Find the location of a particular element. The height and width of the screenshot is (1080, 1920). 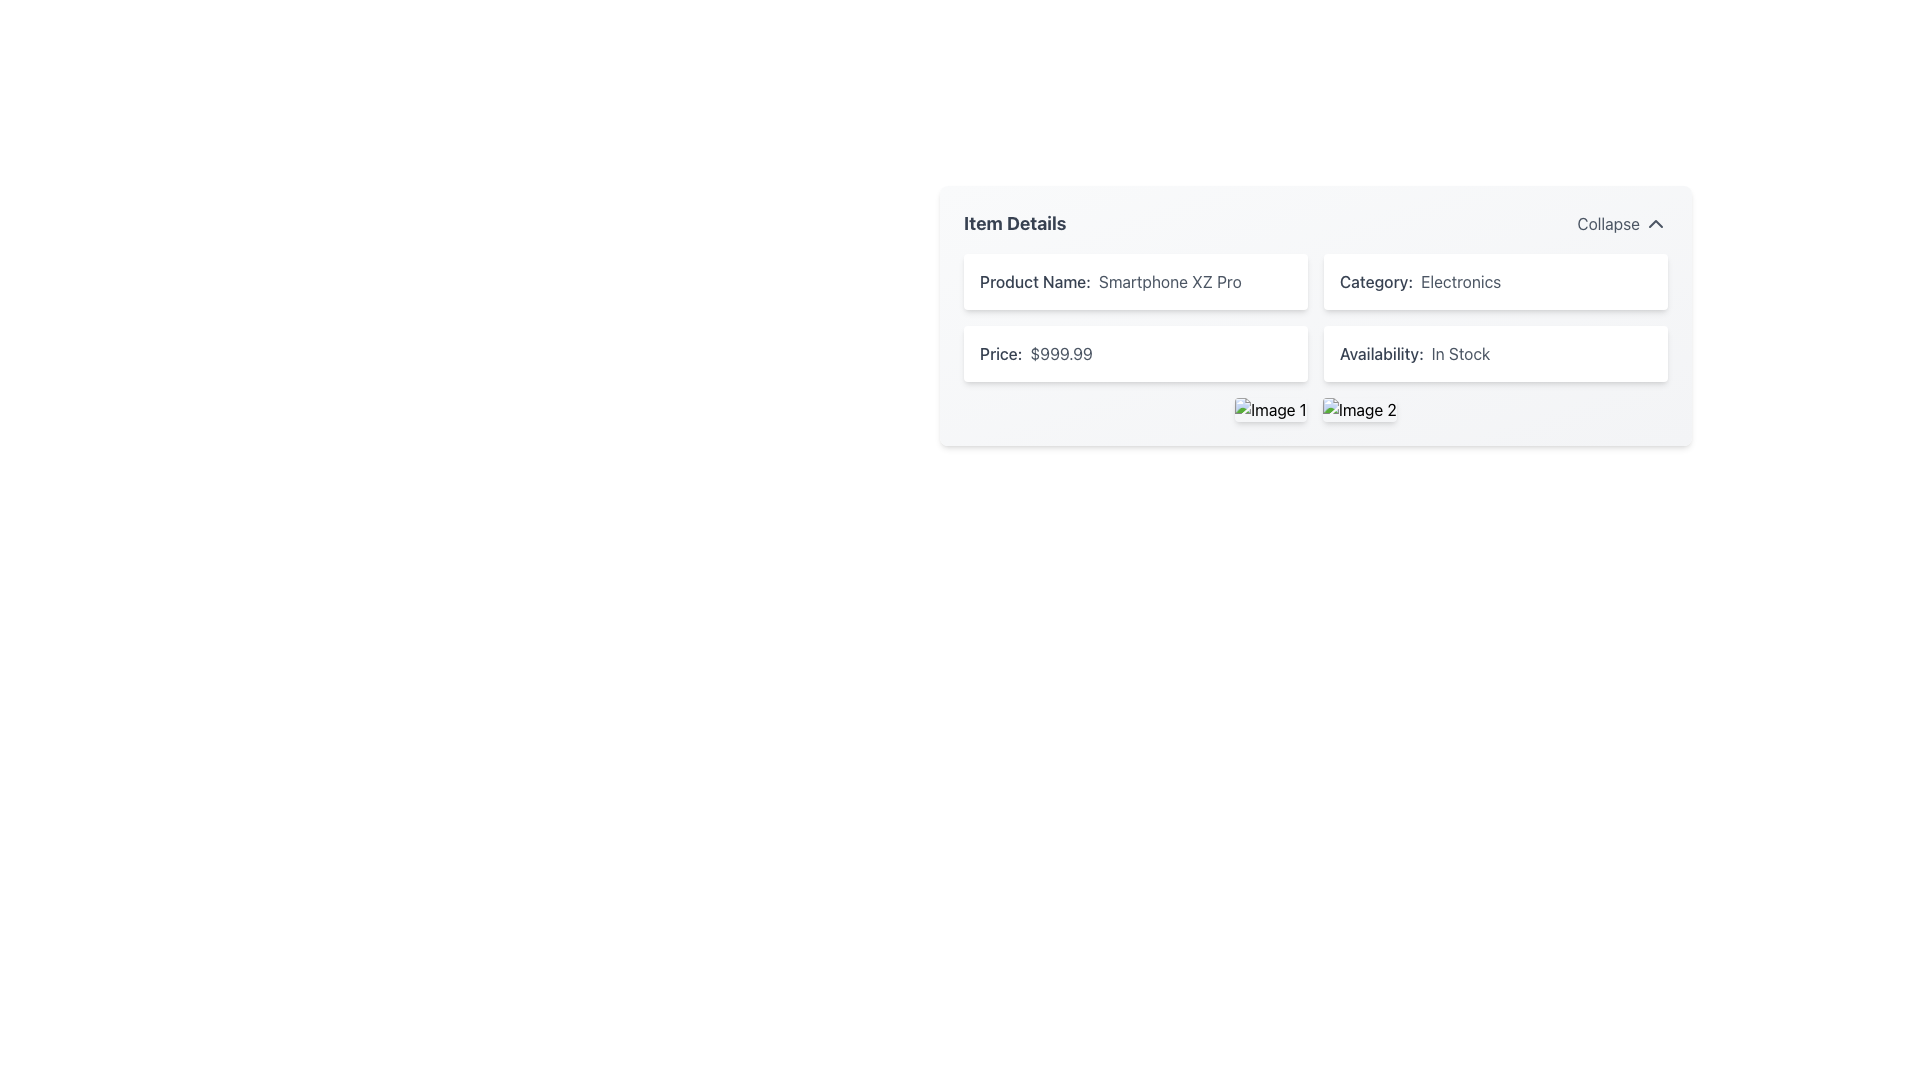

the Text Label that identifies the purpose of the adjoining 'In Stock' text, indicating product availability is located at coordinates (1380, 353).